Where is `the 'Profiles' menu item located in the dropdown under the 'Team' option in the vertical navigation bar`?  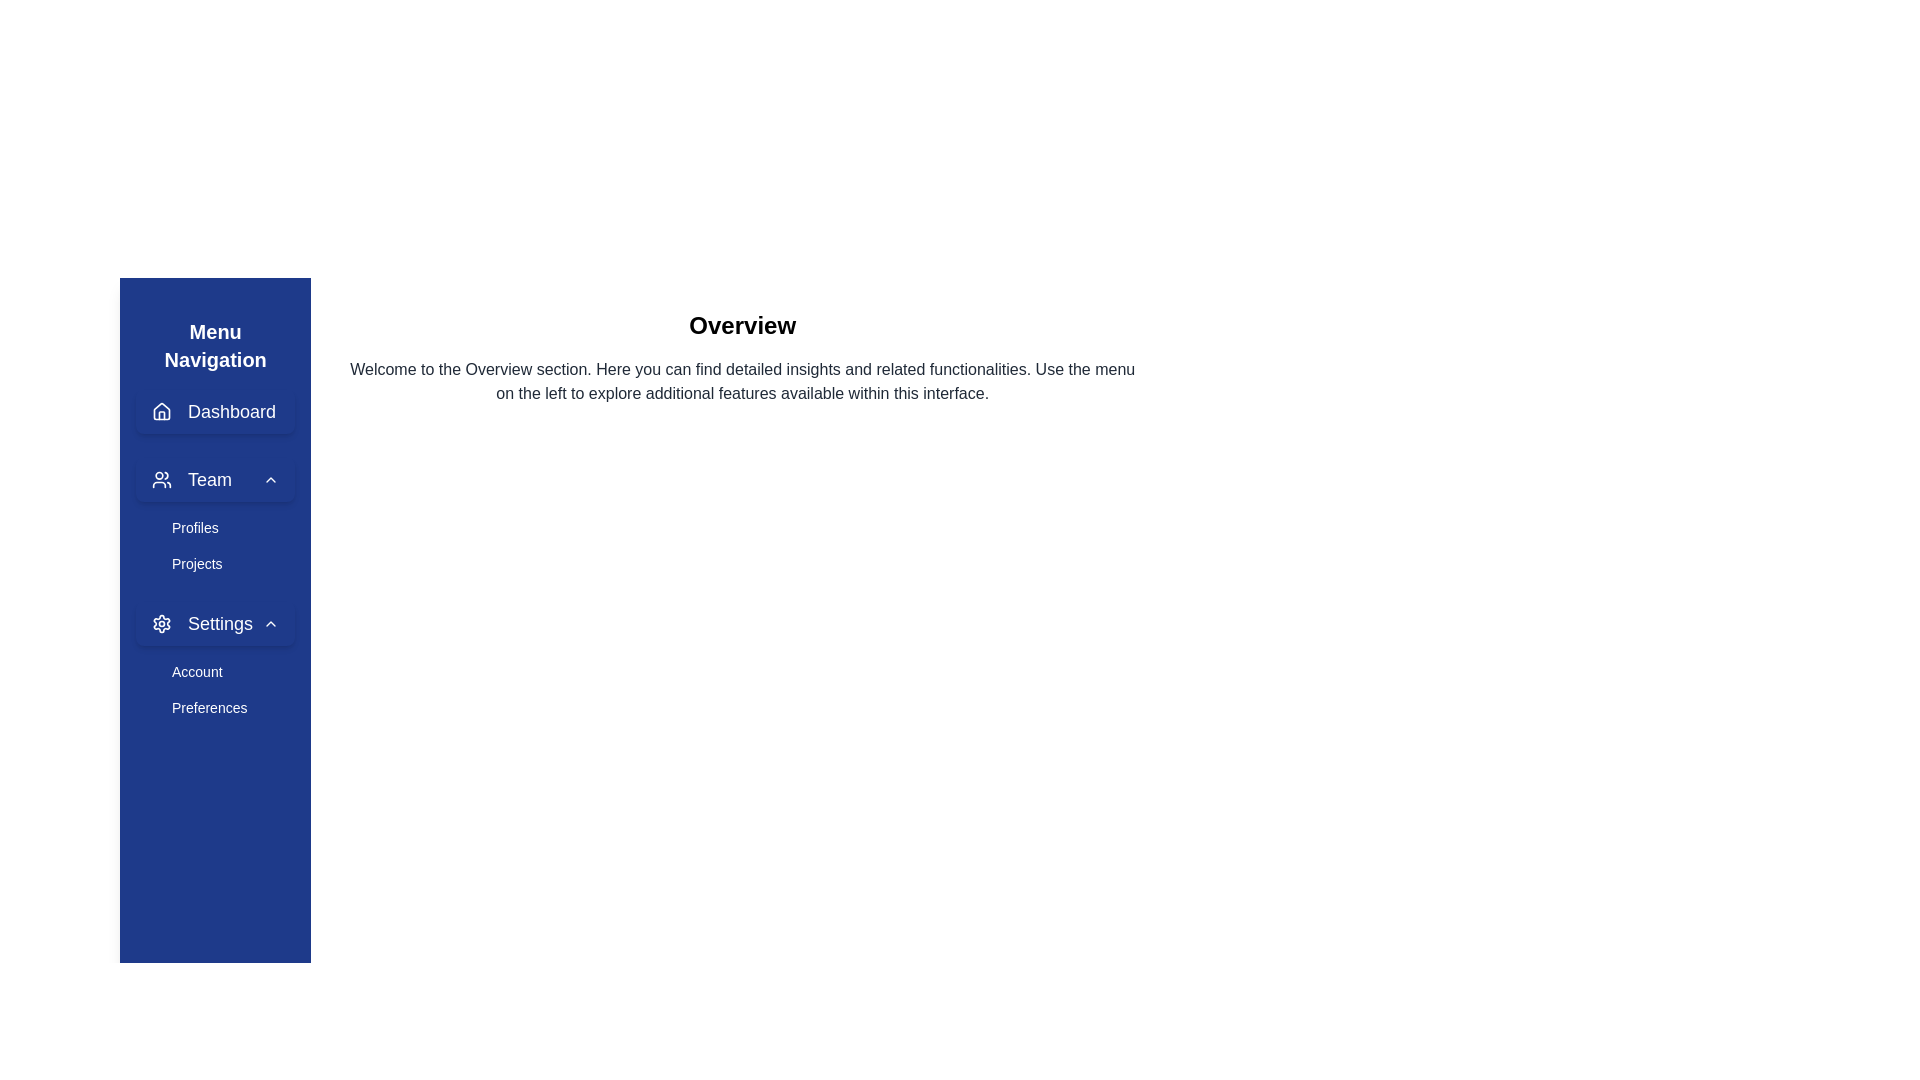 the 'Profiles' menu item located in the dropdown under the 'Team' option in the vertical navigation bar is located at coordinates (215, 516).